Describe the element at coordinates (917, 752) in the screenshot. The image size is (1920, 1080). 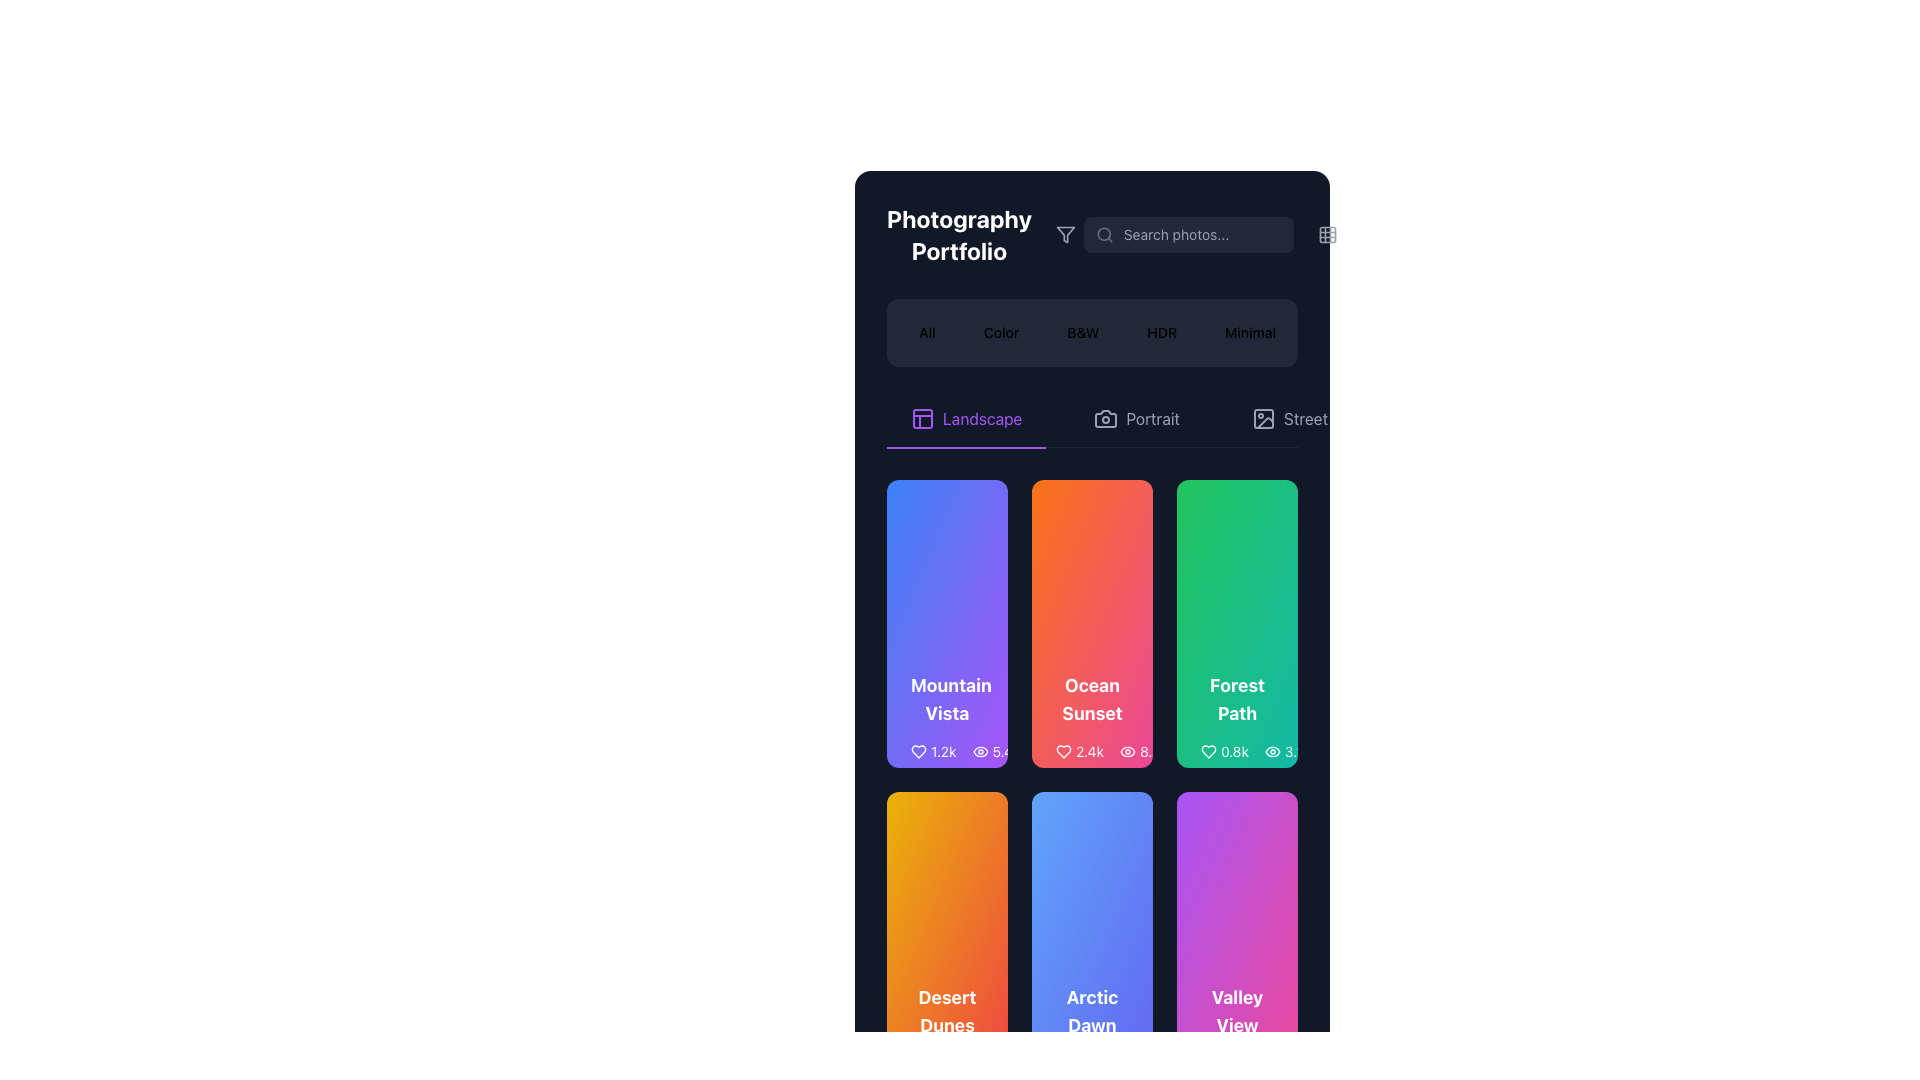
I see `the small heart-shaped icon styled with a thin line, located in the bottom-left corner of the 'Mountain Vista' card, next to the numerical text ('1.2k')` at that location.